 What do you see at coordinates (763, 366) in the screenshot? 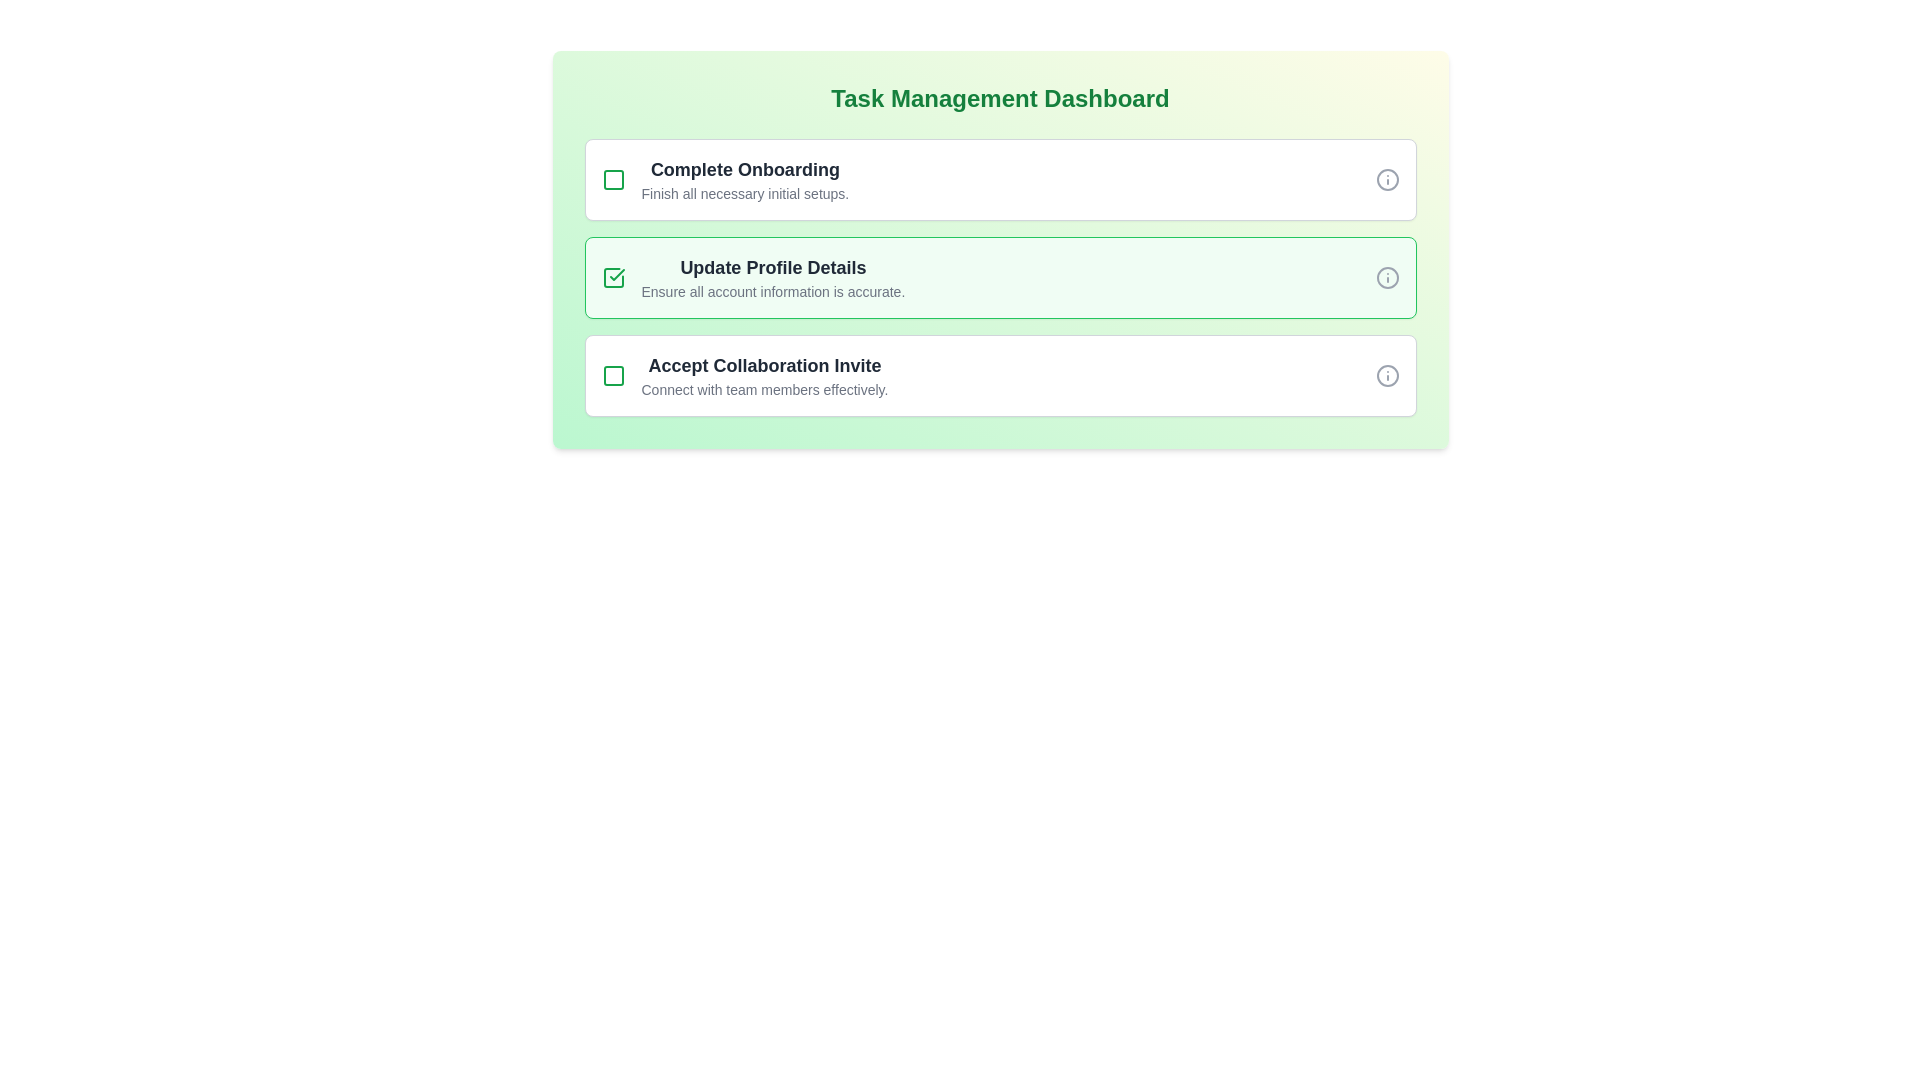
I see `the text label displaying 'Accept Collaboration Invite', which is the title of the third task` at bounding box center [763, 366].